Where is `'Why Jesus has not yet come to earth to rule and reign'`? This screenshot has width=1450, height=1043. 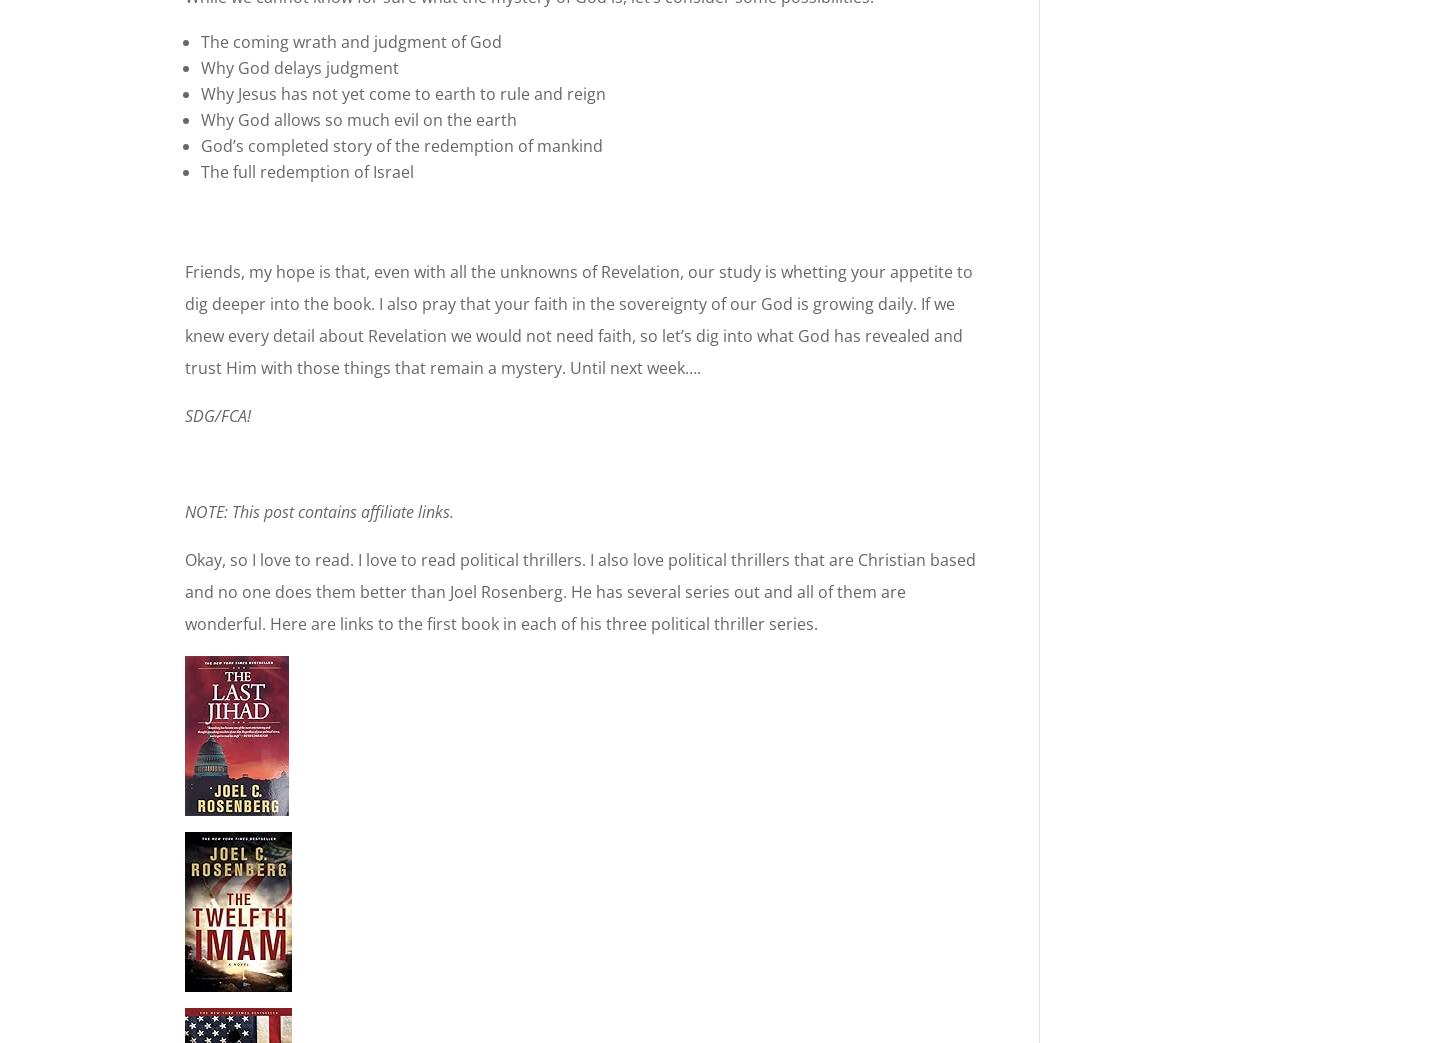 'Why Jesus has not yet come to earth to rule and reign' is located at coordinates (199, 93).